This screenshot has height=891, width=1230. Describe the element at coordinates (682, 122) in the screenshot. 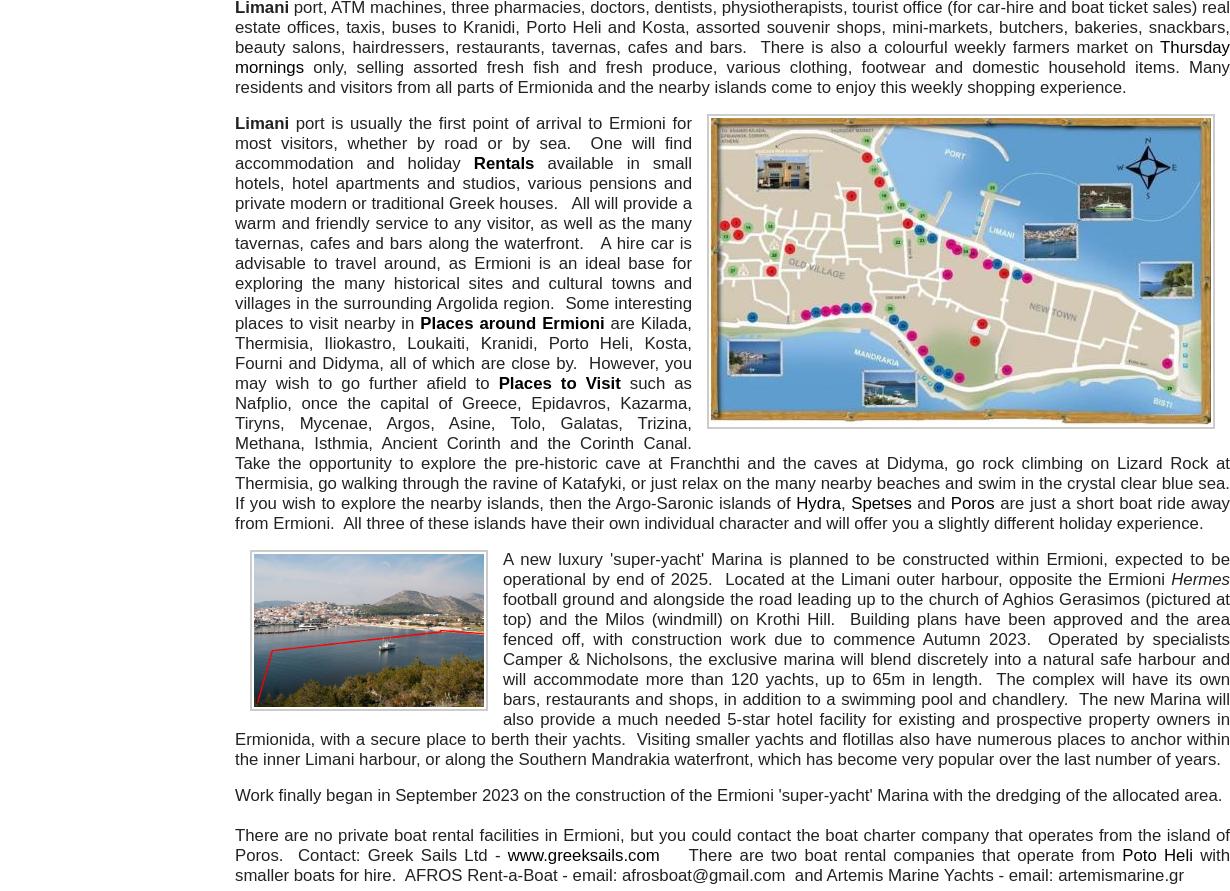

I see `'for'` at that location.